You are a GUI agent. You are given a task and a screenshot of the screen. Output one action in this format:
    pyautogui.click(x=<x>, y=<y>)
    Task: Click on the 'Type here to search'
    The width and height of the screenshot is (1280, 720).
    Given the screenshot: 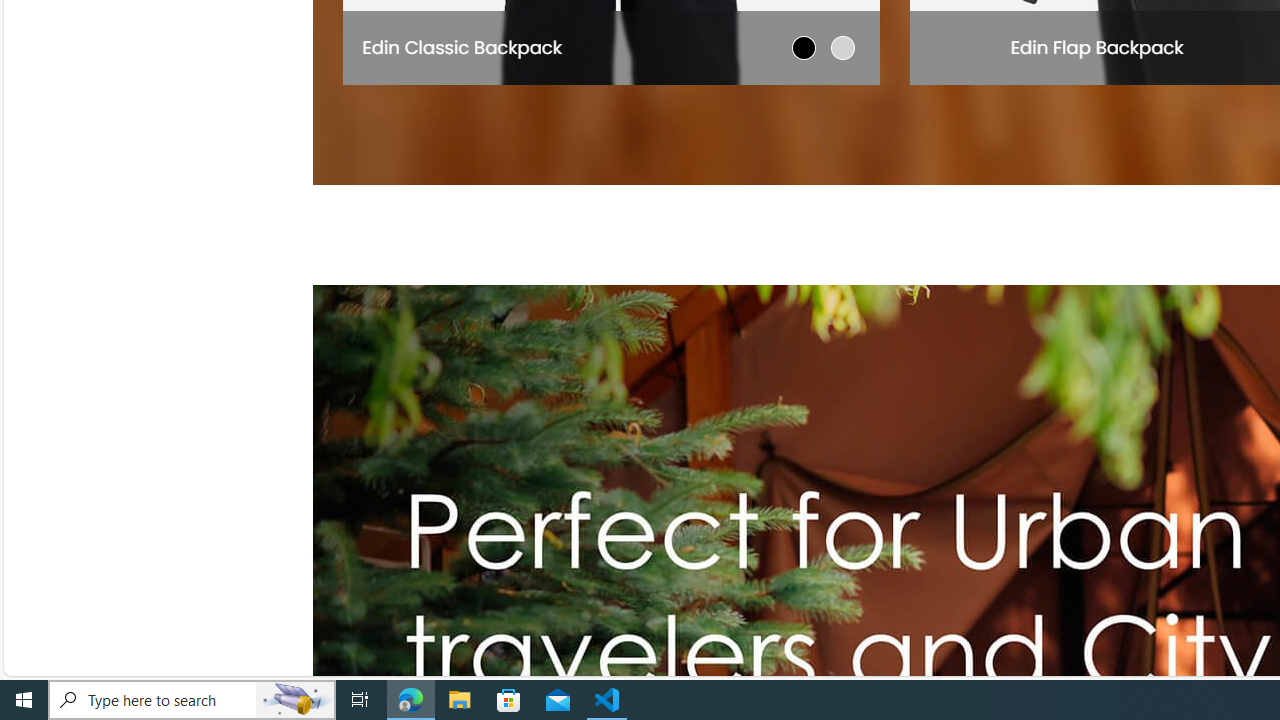 What is the action you would take?
    pyautogui.click(x=192, y=698)
    